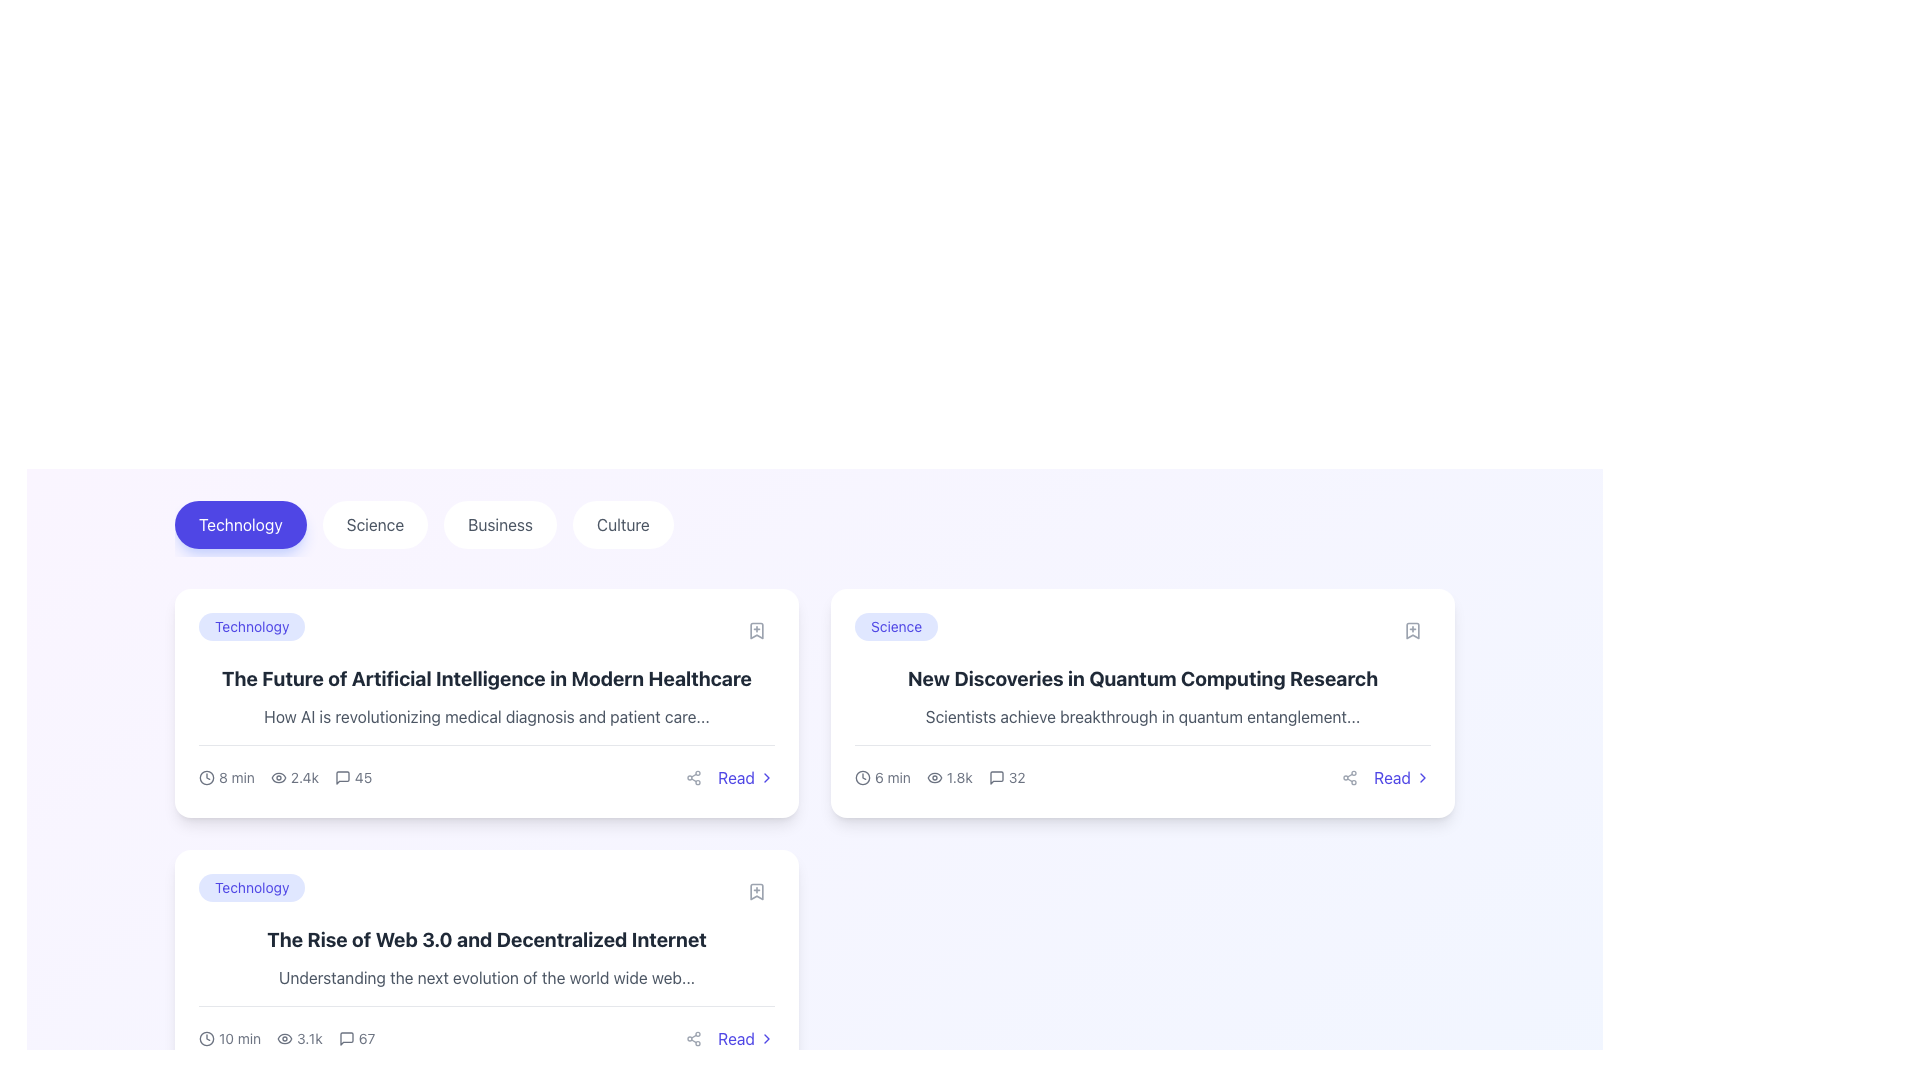 Image resolution: width=1920 pixels, height=1080 pixels. Describe the element at coordinates (1411, 631) in the screenshot. I see `the bookmark icon located in the top-right corner of the 'New Discoveries in Quantum Computing Research' card` at that location.